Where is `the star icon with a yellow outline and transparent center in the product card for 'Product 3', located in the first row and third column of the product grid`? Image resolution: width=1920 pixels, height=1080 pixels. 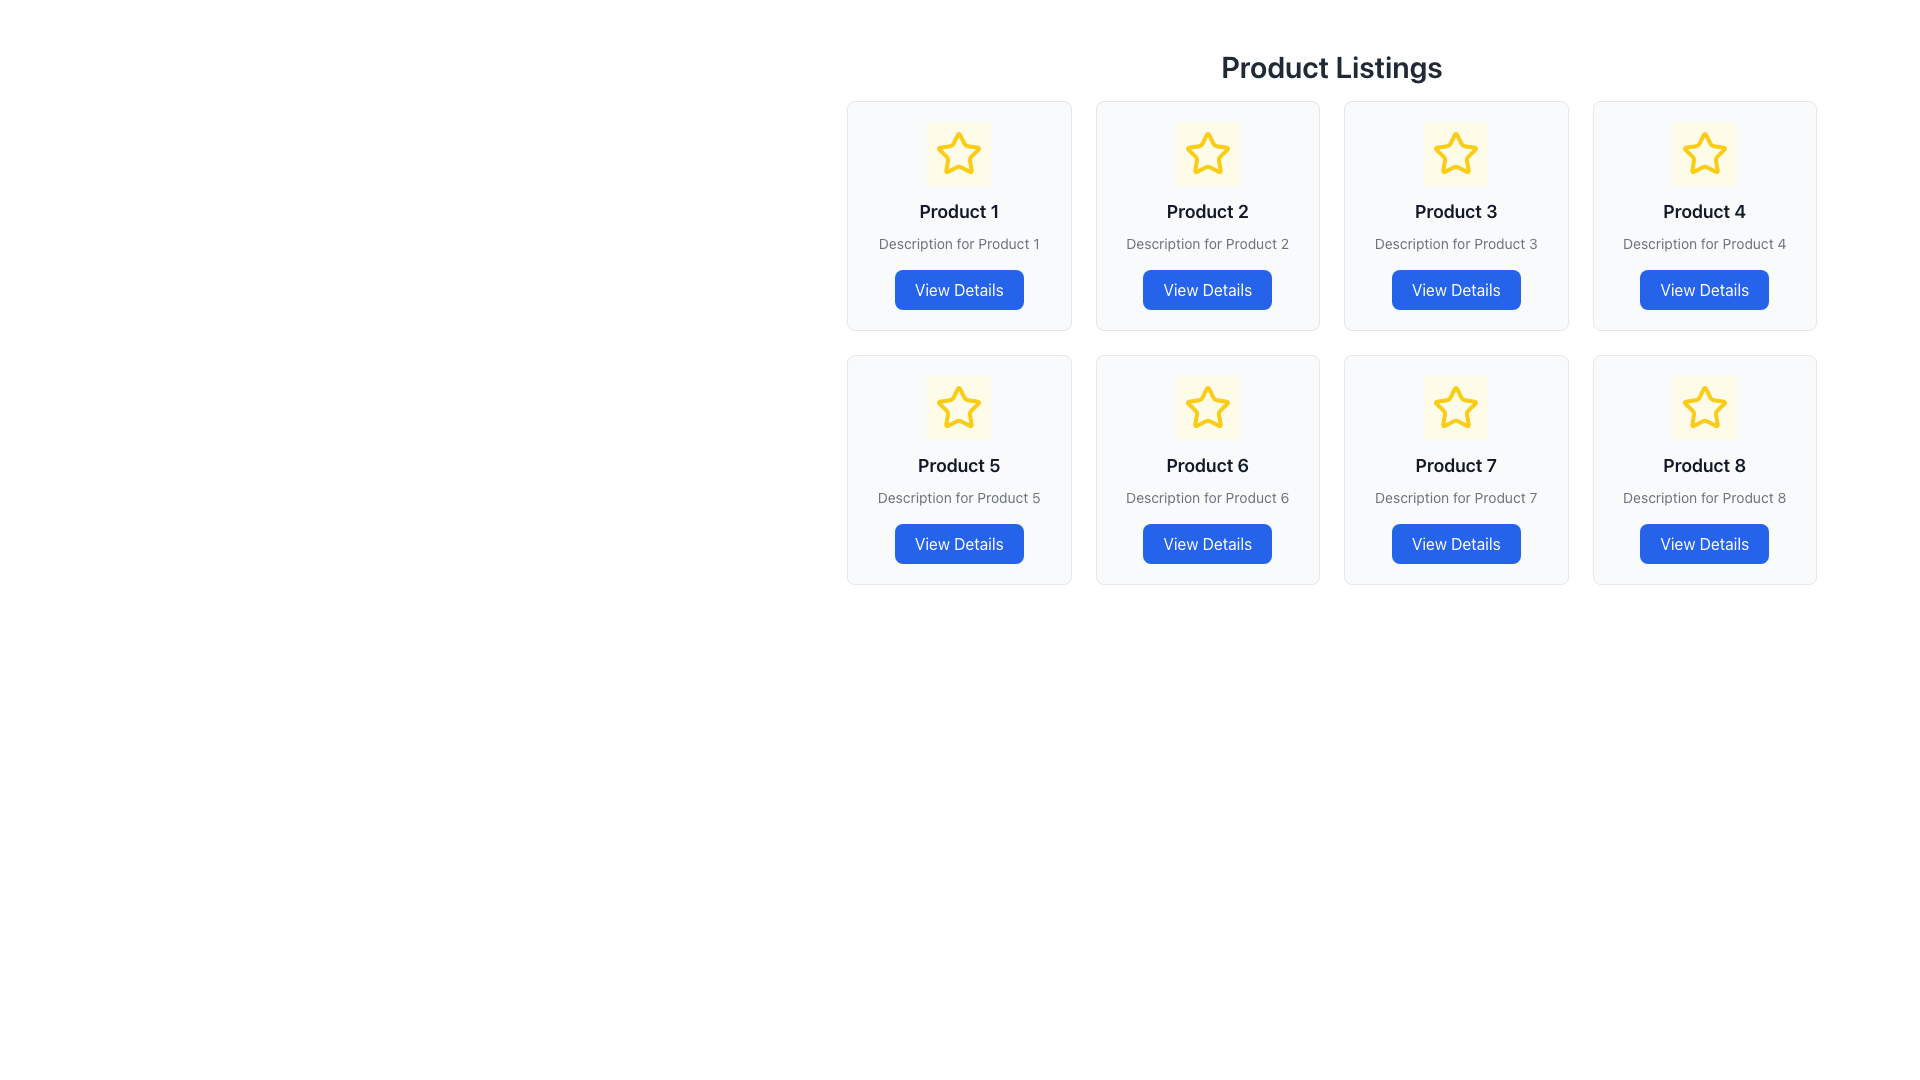 the star icon with a yellow outline and transparent center in the product card for 'Product 3', located in the first row and third column of the product grid is located at coordinates (1456, 152).